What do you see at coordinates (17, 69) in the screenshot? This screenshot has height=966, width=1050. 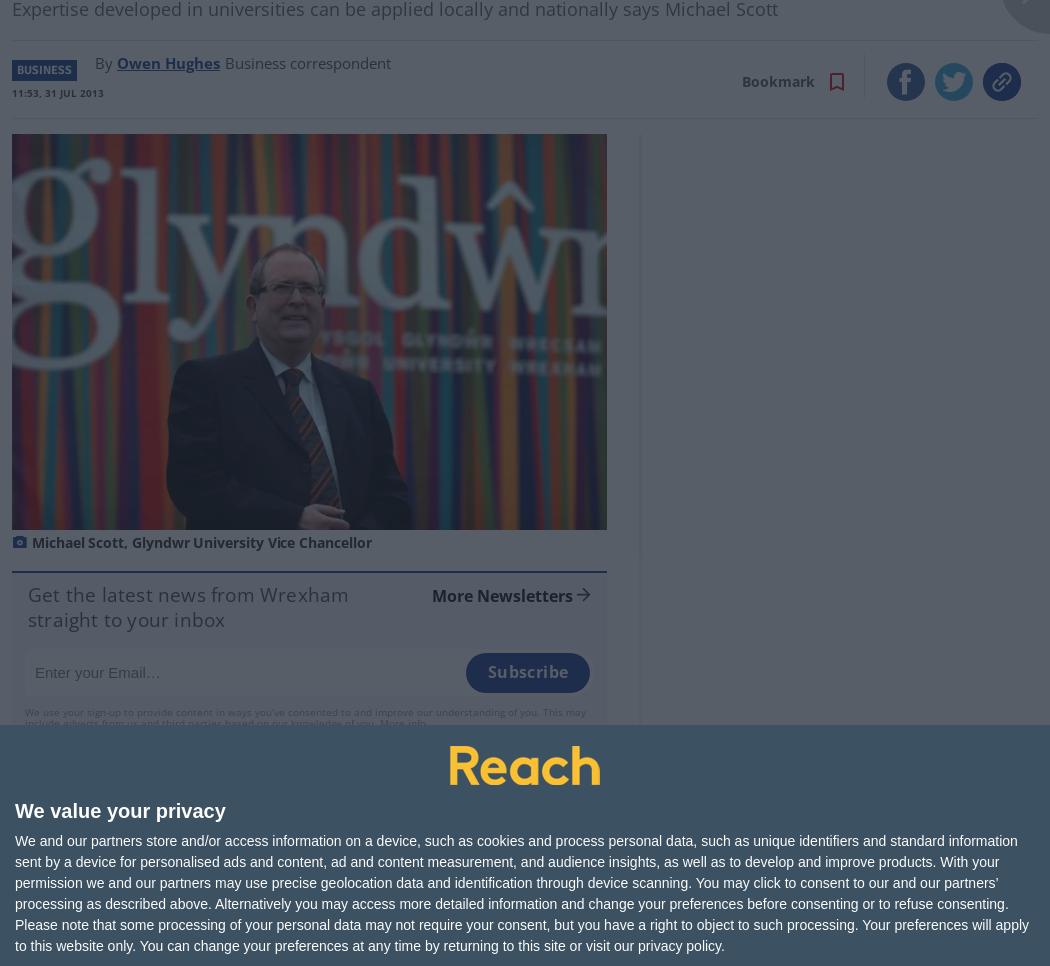 I see `'Business'` at bounding box center [17, 69].